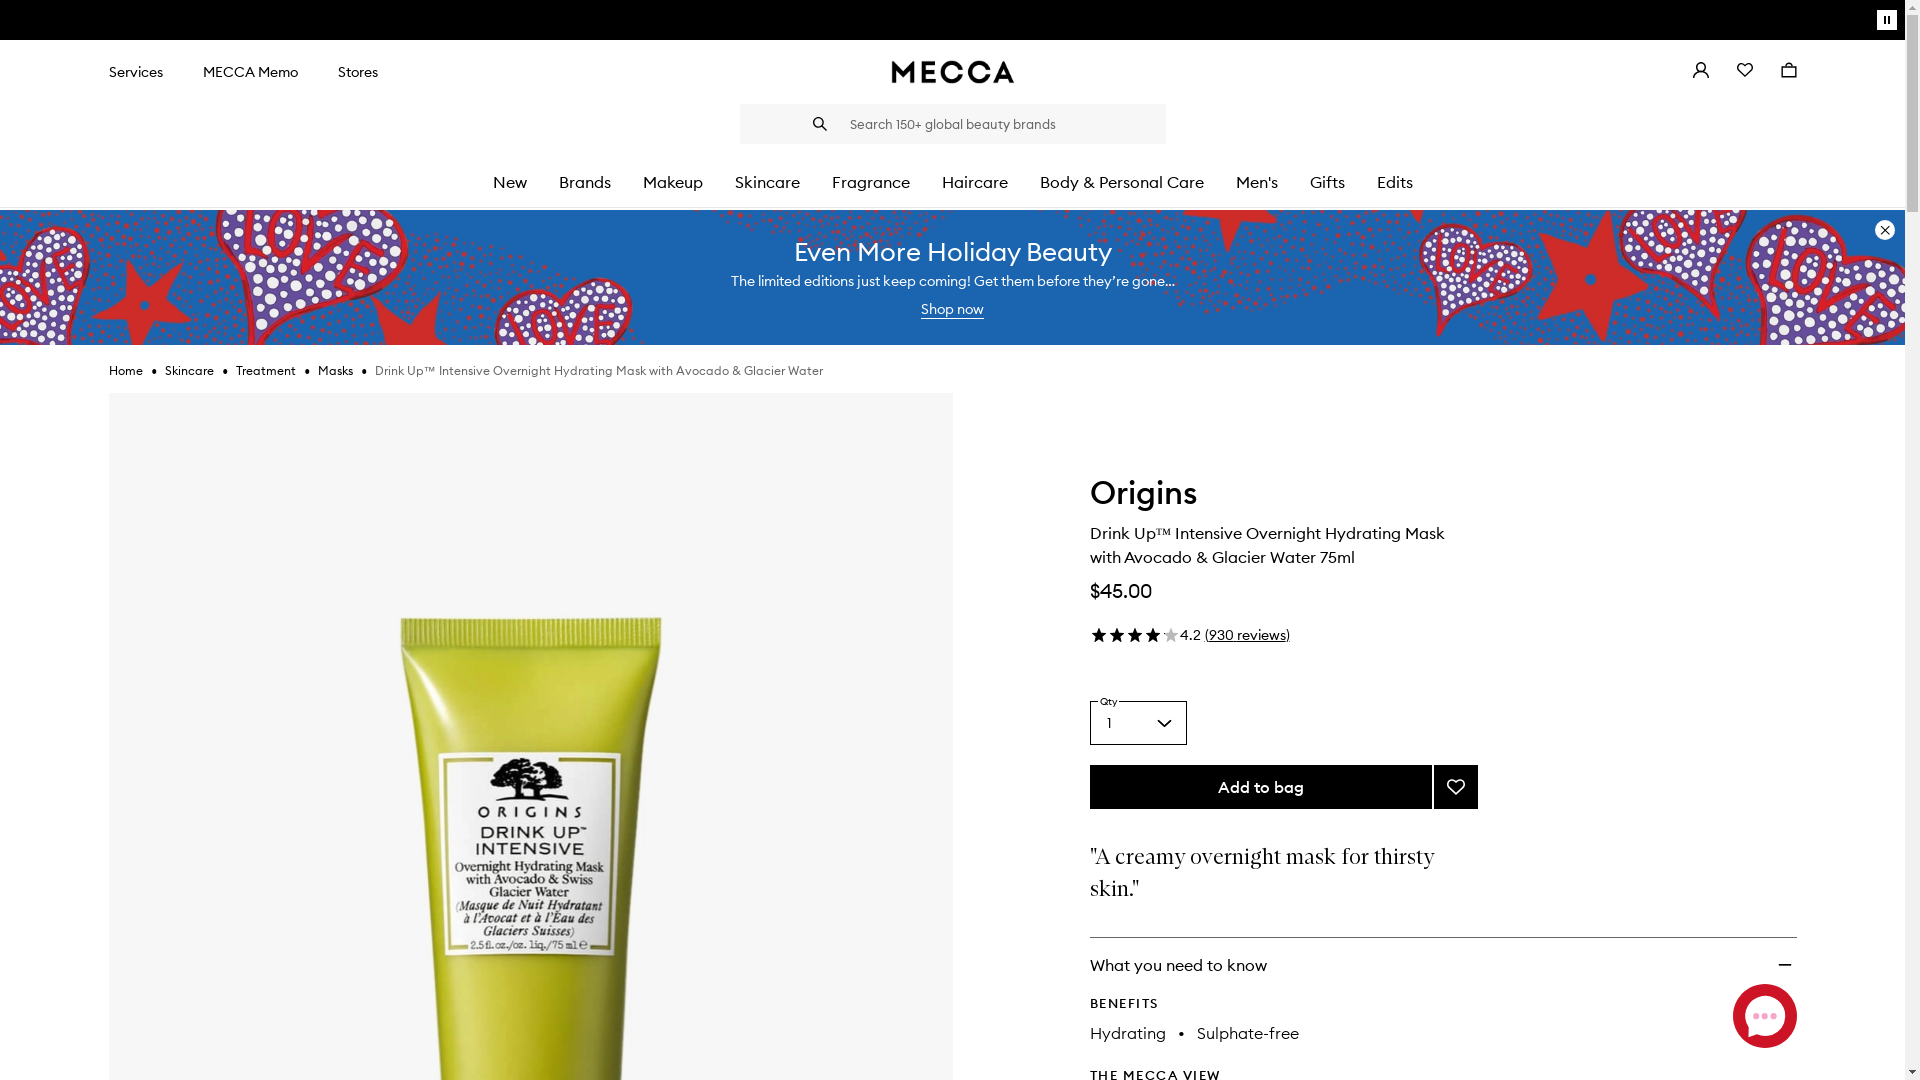 This screenshot has width=1920, height=1080. What do you see at coordinates (1088, 963) in the screenshot?
I see `'What you need to know'` at bounding box center [1088, 963].